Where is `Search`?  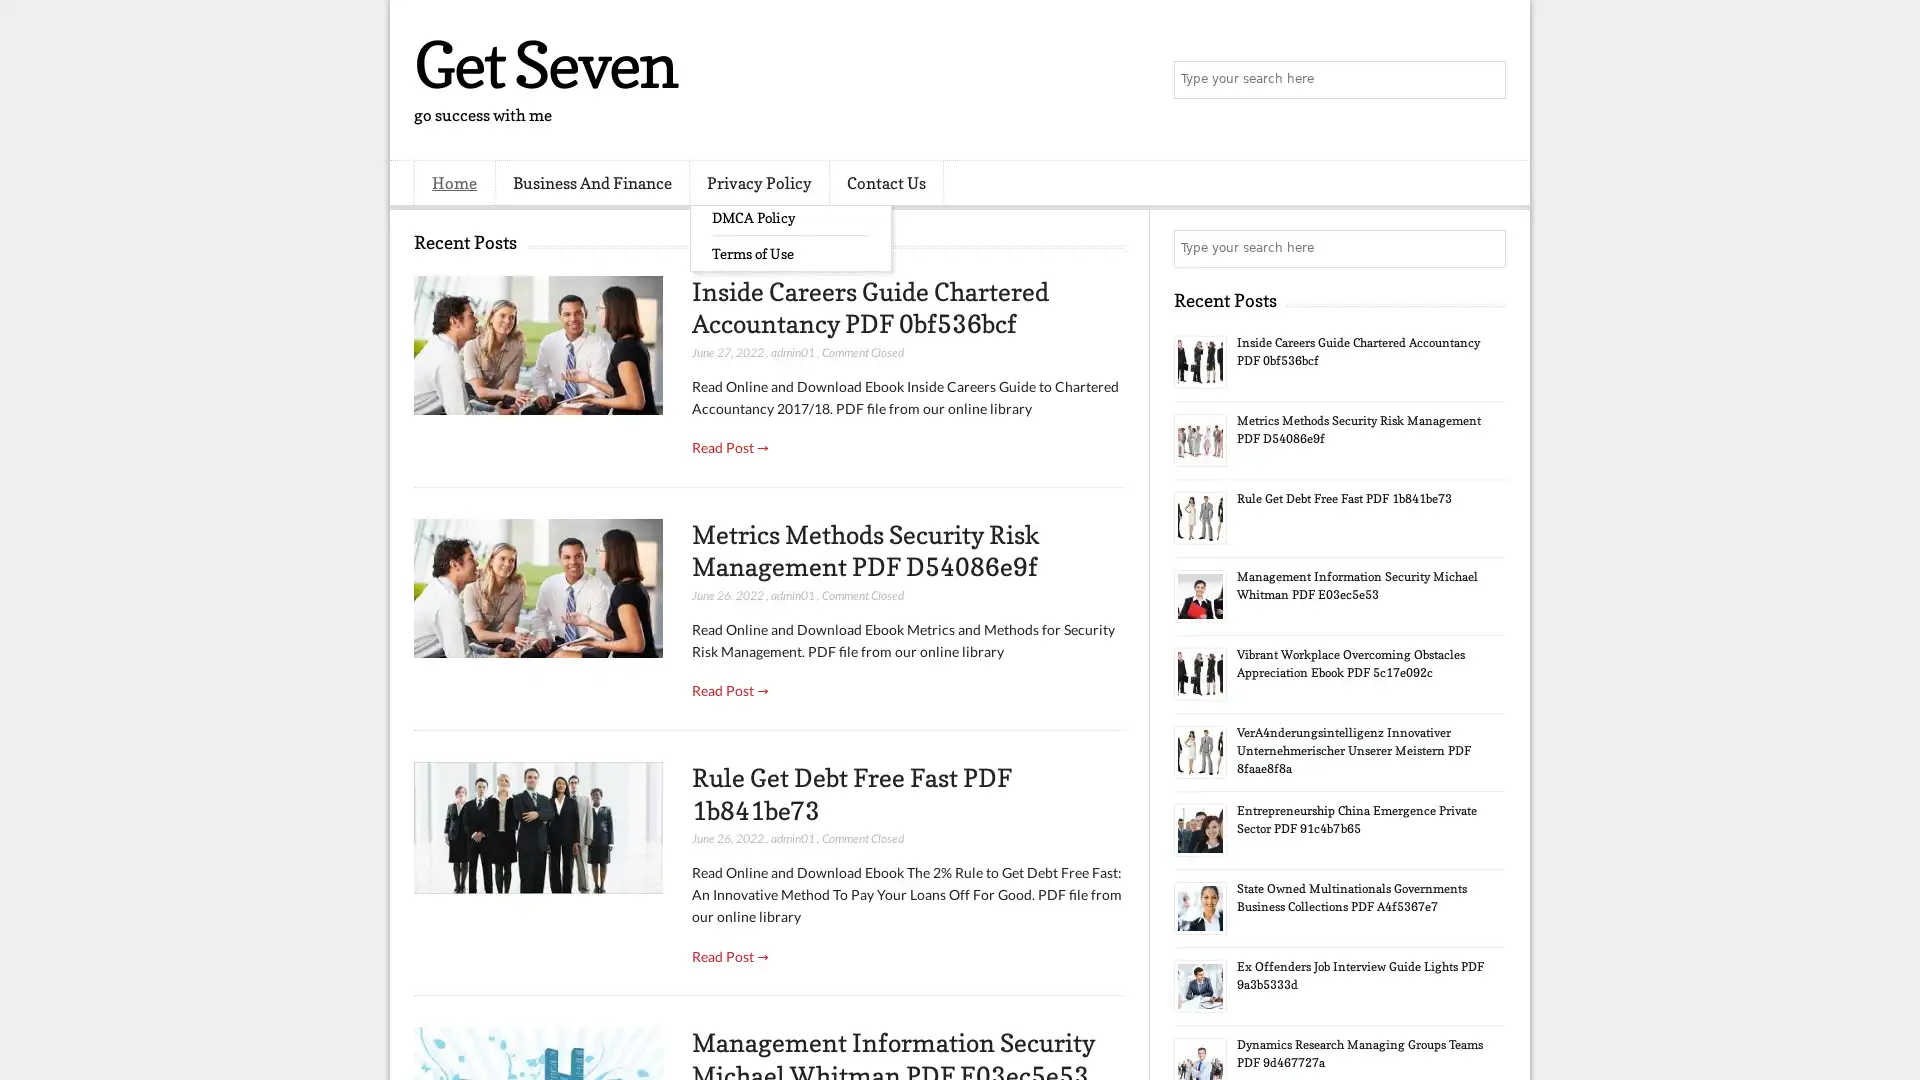
Search is located at coordinates (1485, 80).